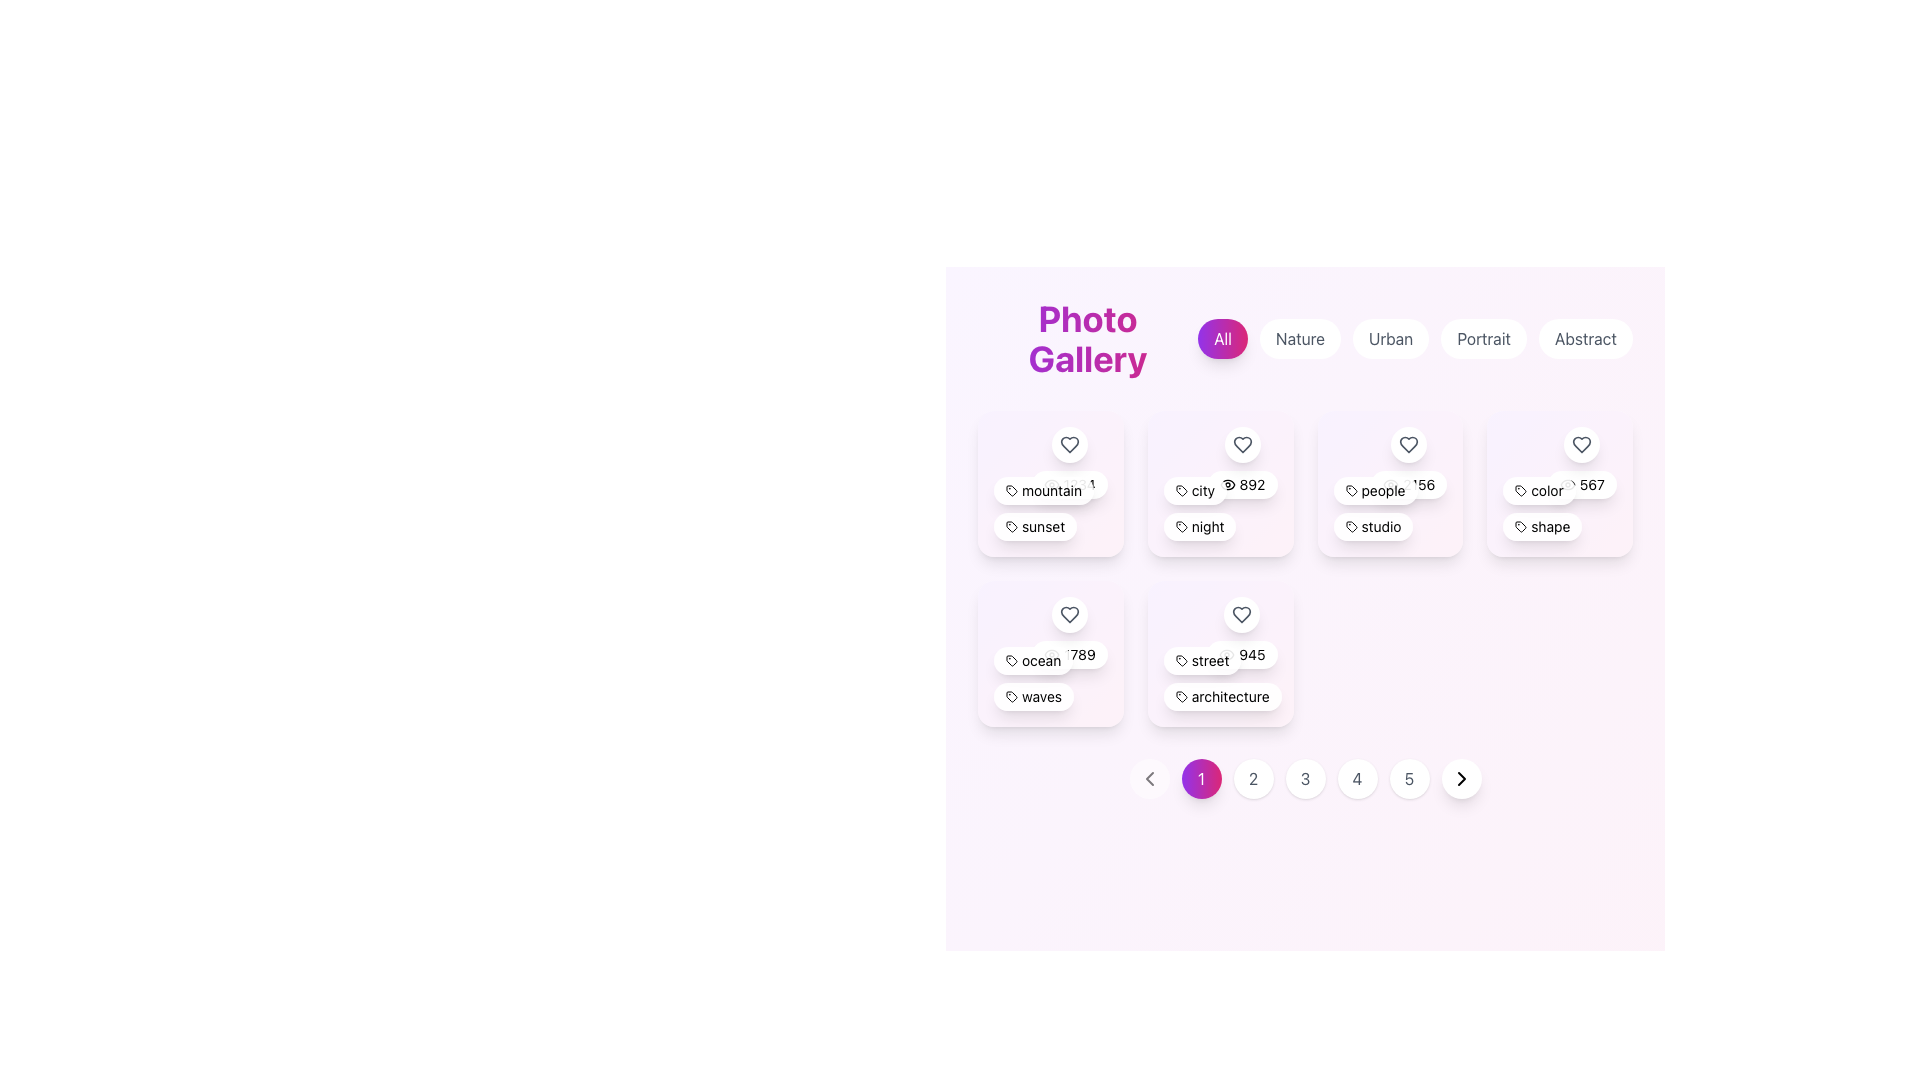 This screenshot has height=1080, width=1920. Describe the element at coordinates (1408, 443) in the screenshot. I see `the circular button with a heart icon in the top-right corner of the 'people' card to activate the scaling effect` at that location.